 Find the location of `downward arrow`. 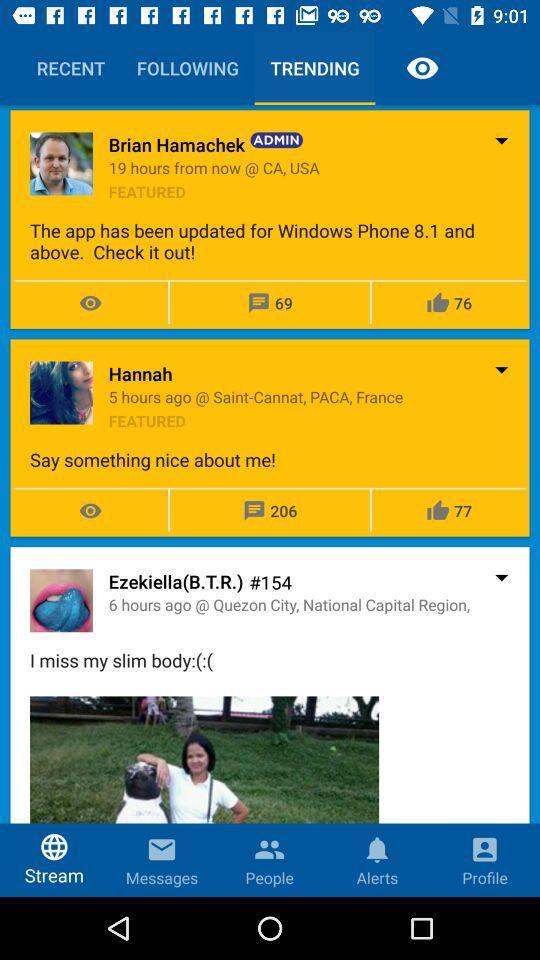

downward arrow is located at coordinates (500, 577).